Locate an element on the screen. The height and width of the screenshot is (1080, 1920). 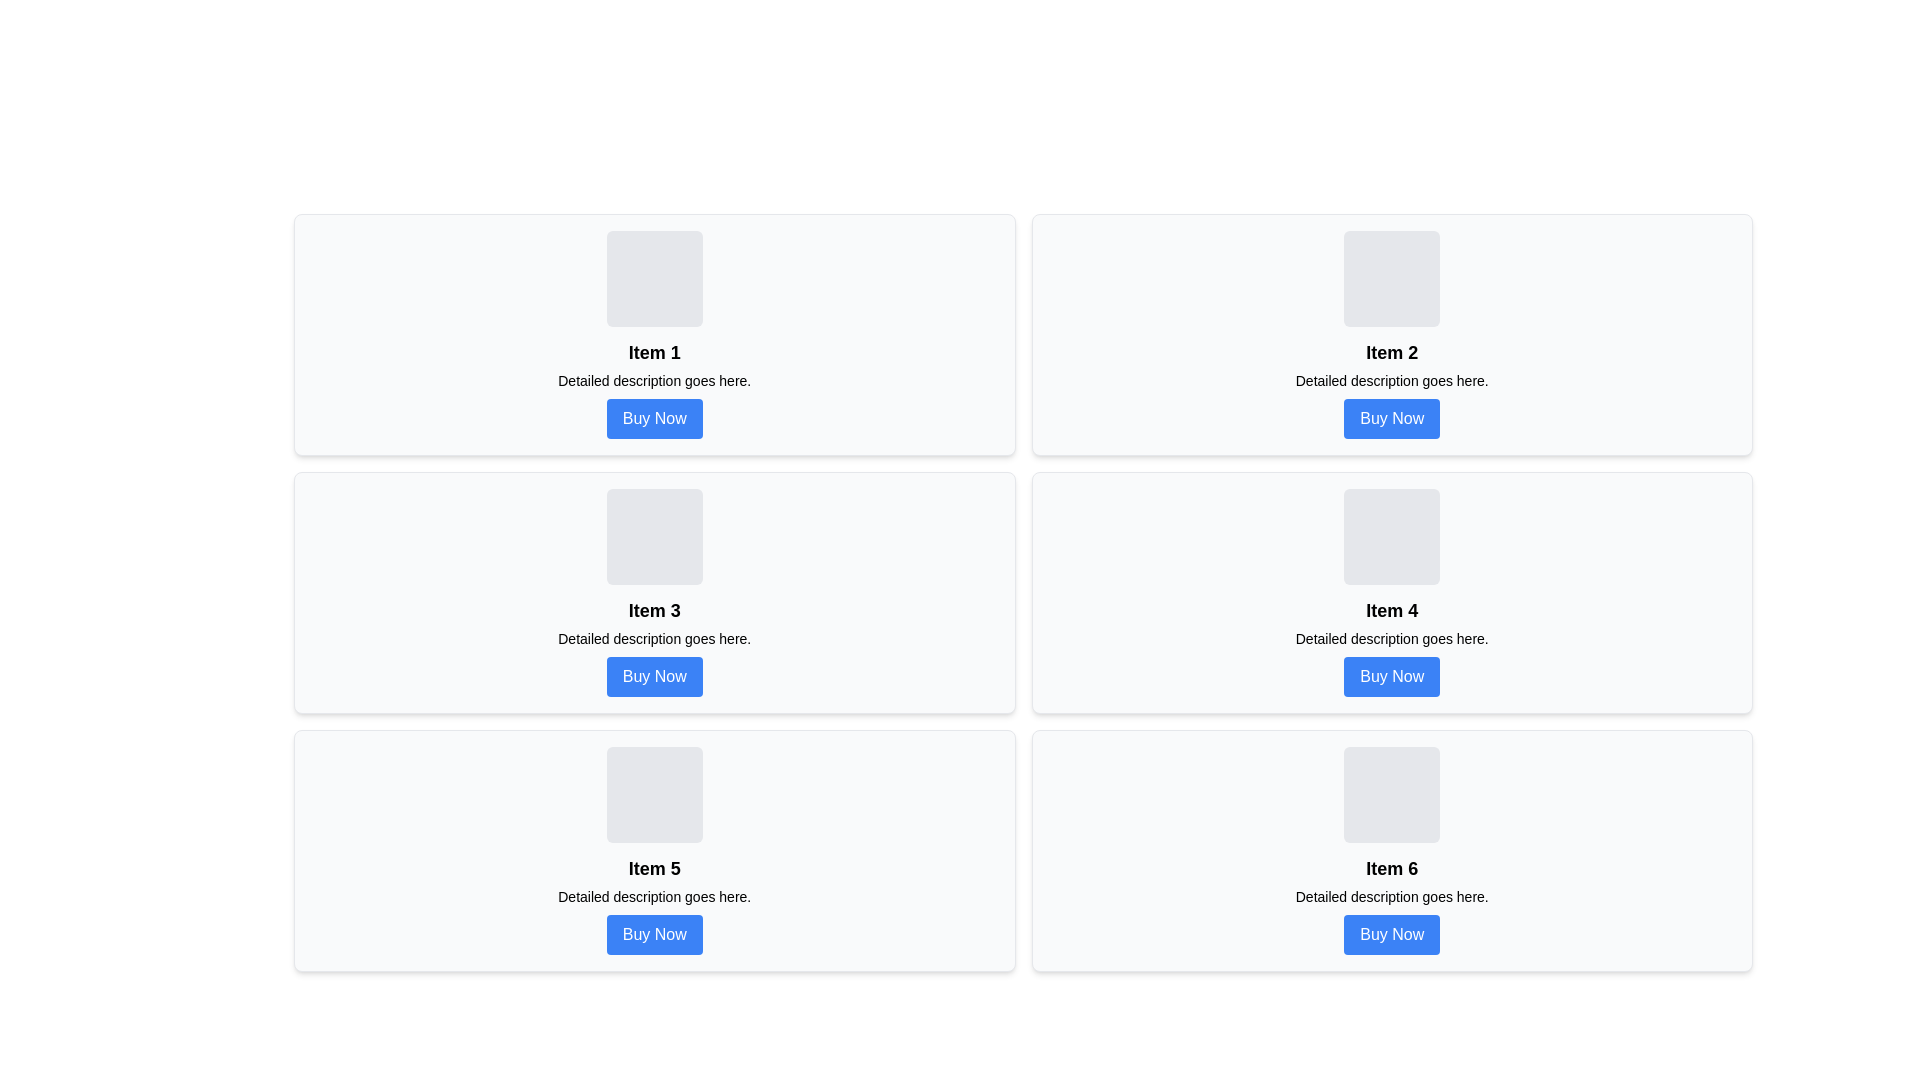
the purchase button located below the description text in the 'Item 1' card positioned in the top-left corner of the interface to observe hover effects is located at coordinates (654, 418).